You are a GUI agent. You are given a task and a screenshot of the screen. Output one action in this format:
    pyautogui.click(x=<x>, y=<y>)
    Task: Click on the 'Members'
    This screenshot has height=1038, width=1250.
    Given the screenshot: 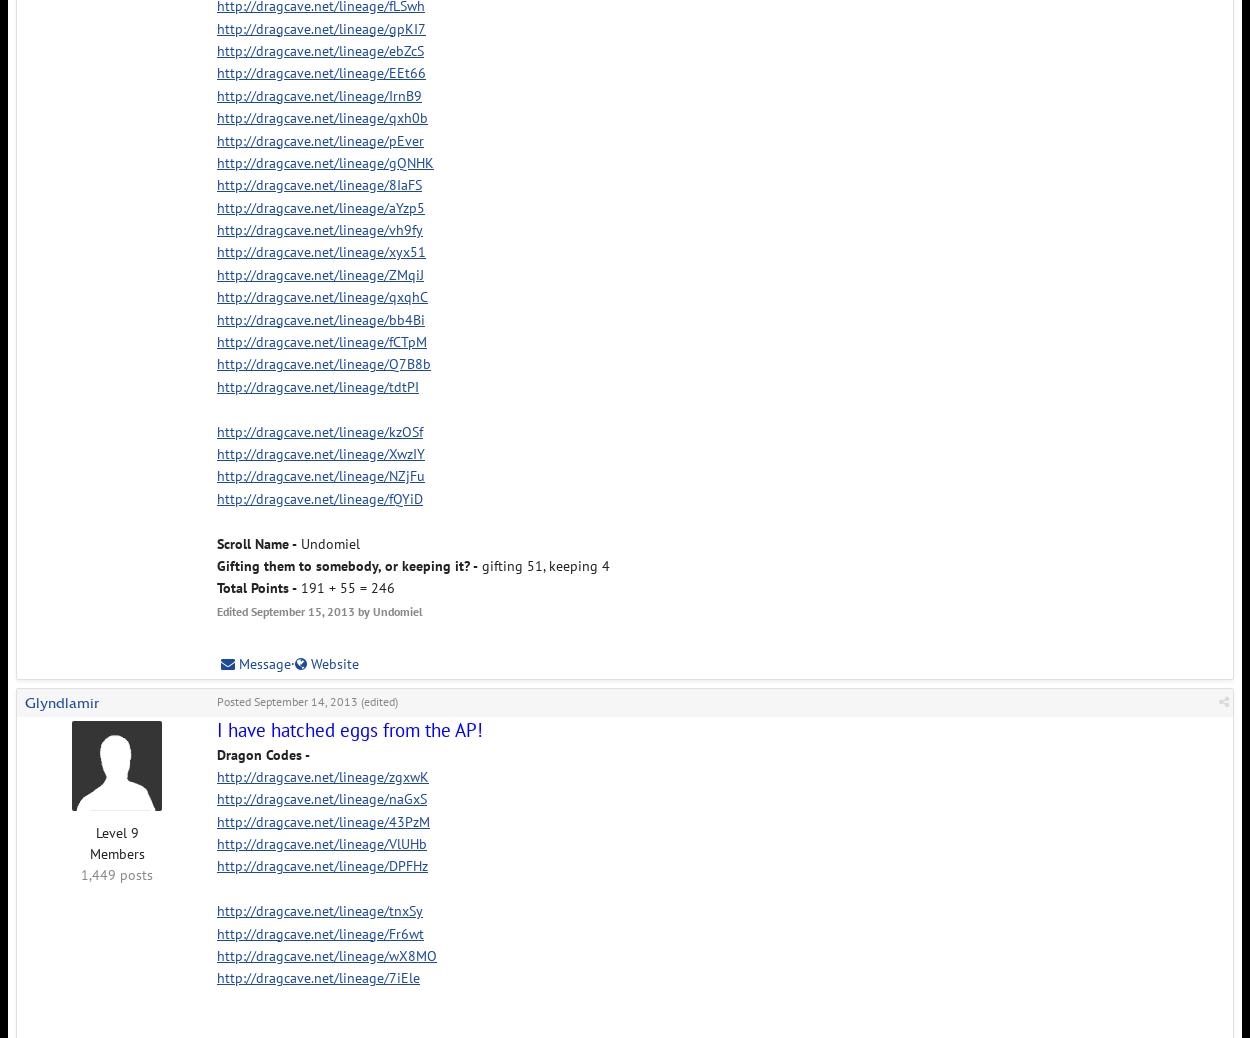 What is the action you would take?
    pyautogui.click(x=115, y=853)
    